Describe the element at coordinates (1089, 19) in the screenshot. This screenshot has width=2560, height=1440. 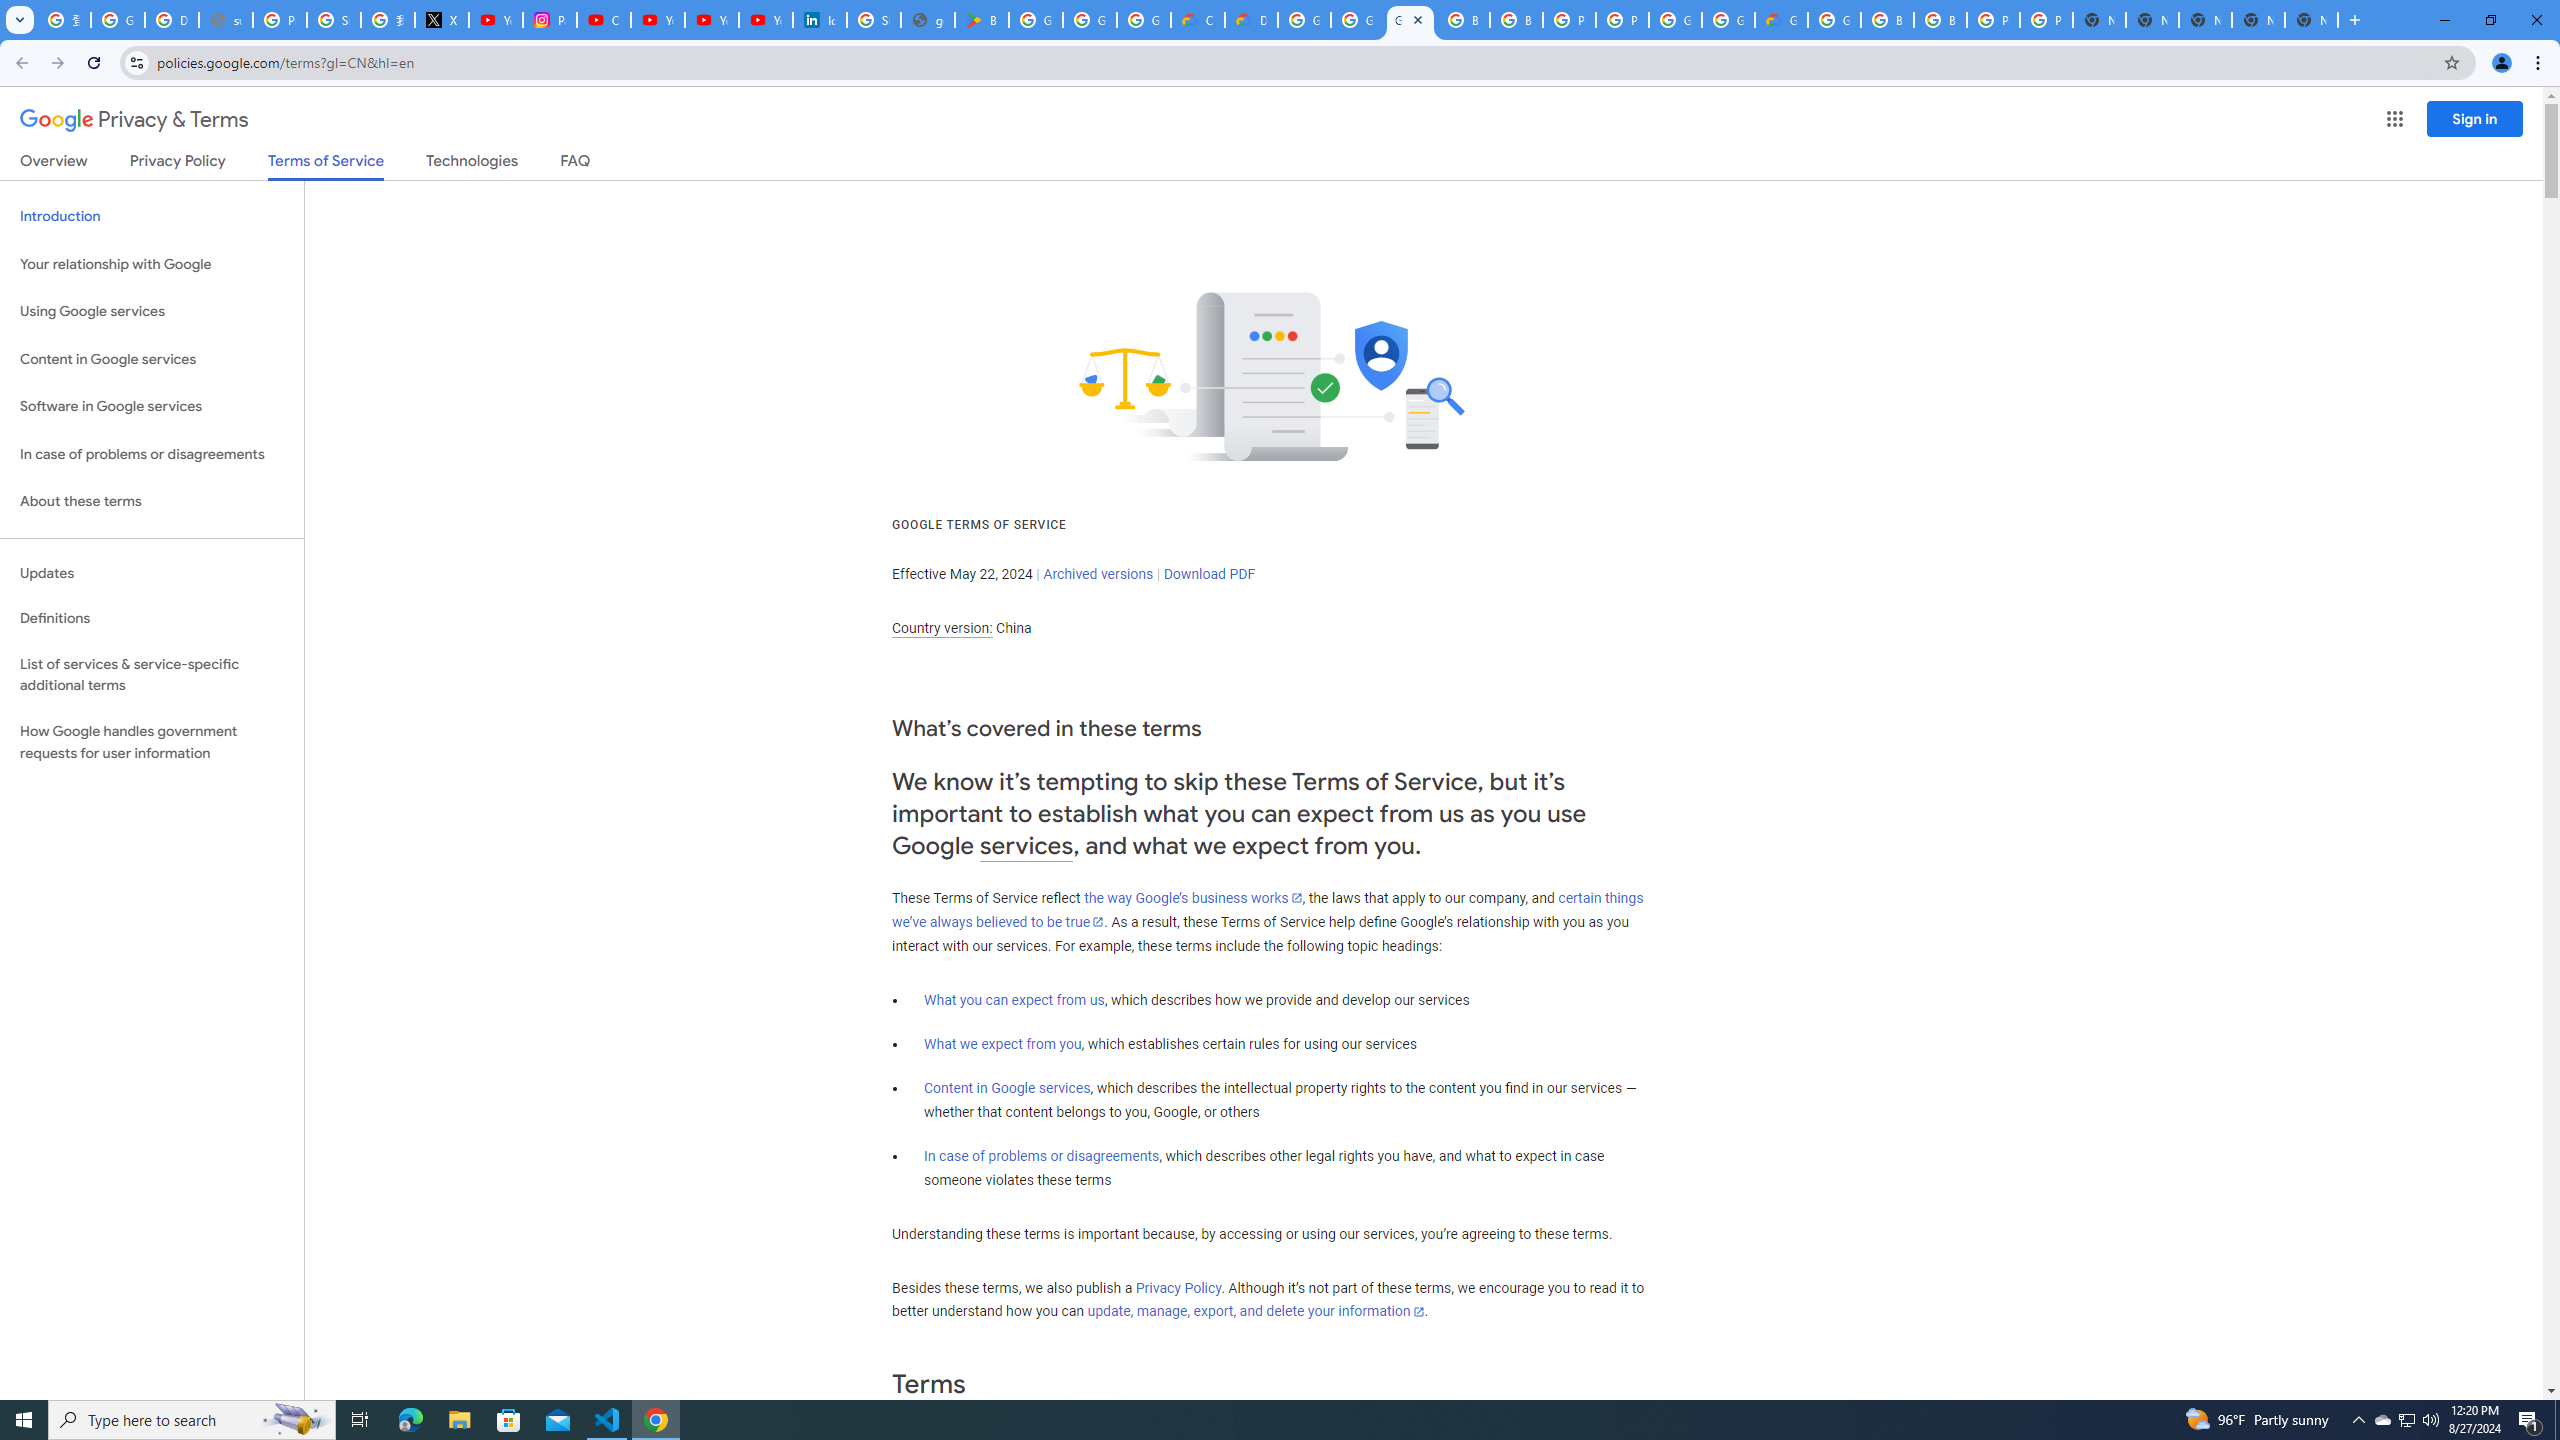
I see `'Google Workspace - Specific Terms'` at that location.